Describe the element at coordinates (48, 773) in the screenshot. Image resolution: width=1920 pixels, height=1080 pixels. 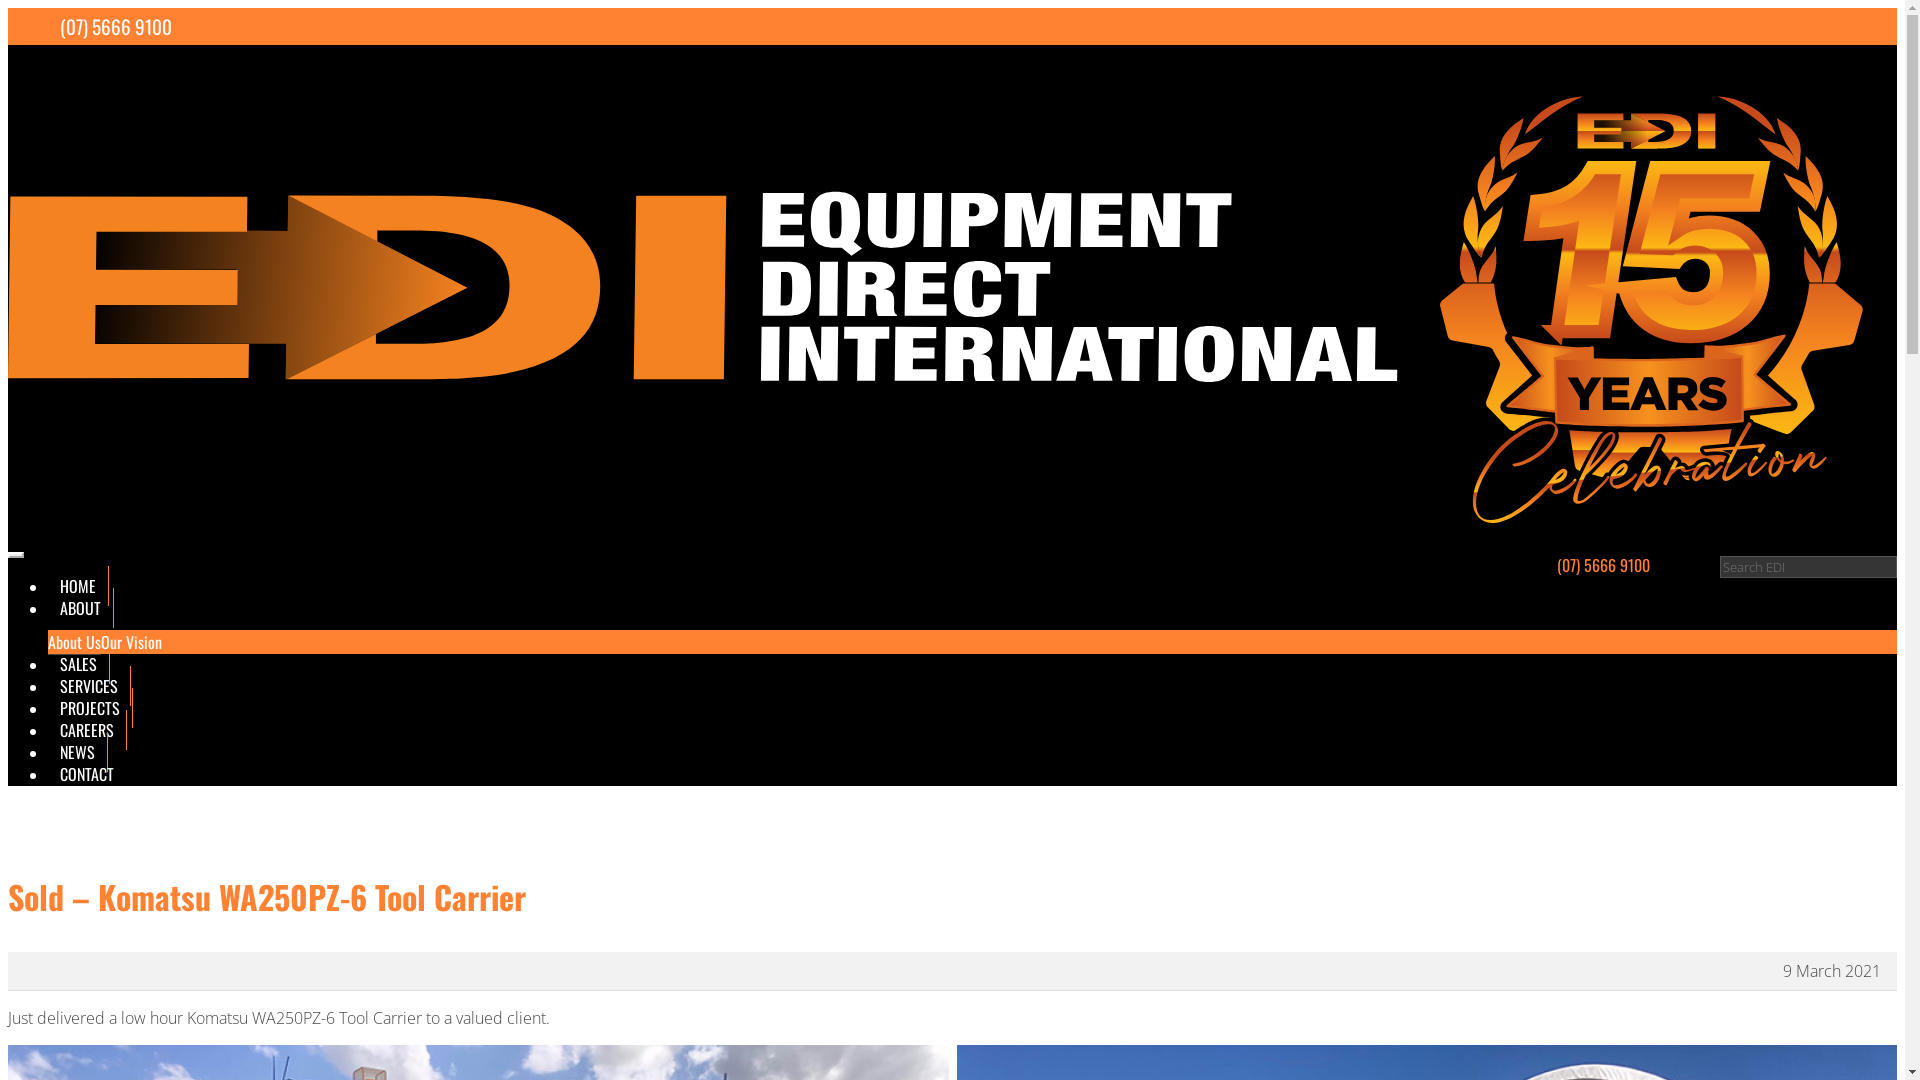
I see `'CONTACT'` at that location.